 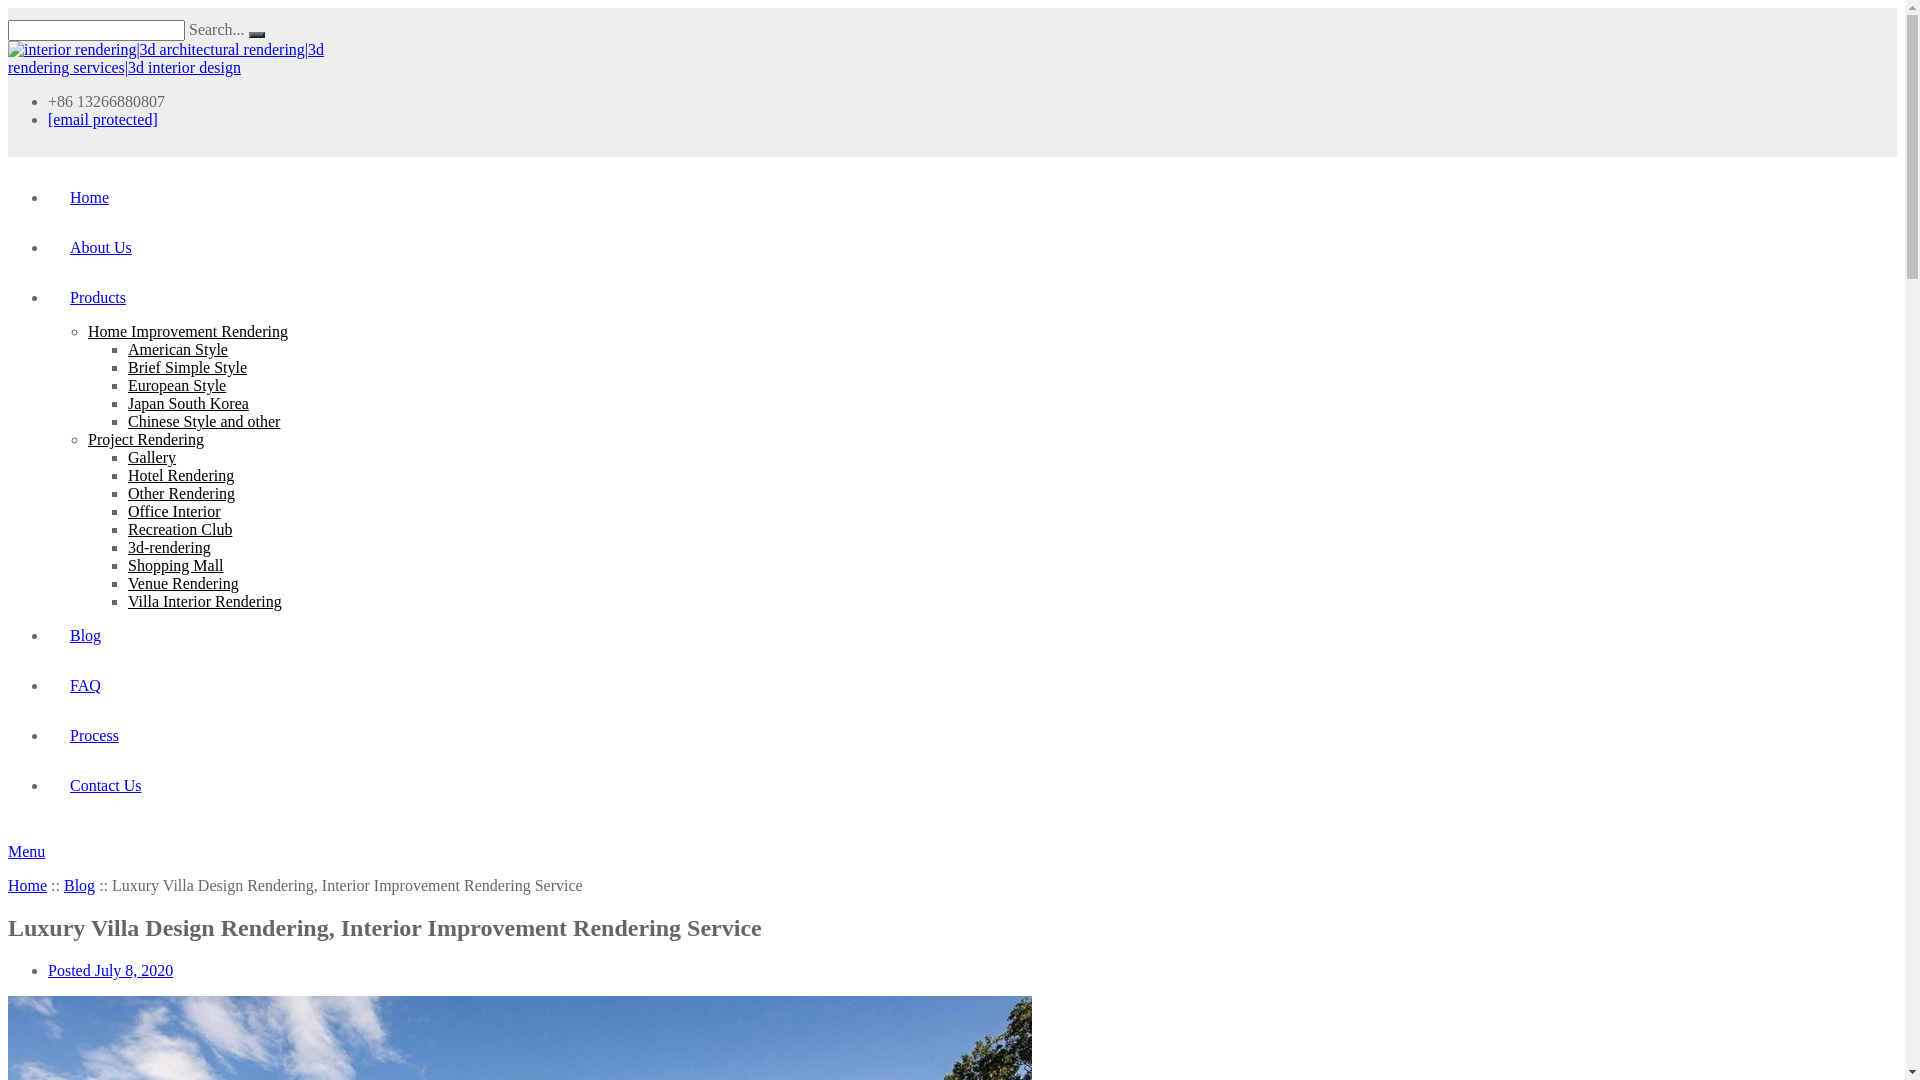 I want to click on 'Home Improvement Rendering', so click(x=187, y=330).